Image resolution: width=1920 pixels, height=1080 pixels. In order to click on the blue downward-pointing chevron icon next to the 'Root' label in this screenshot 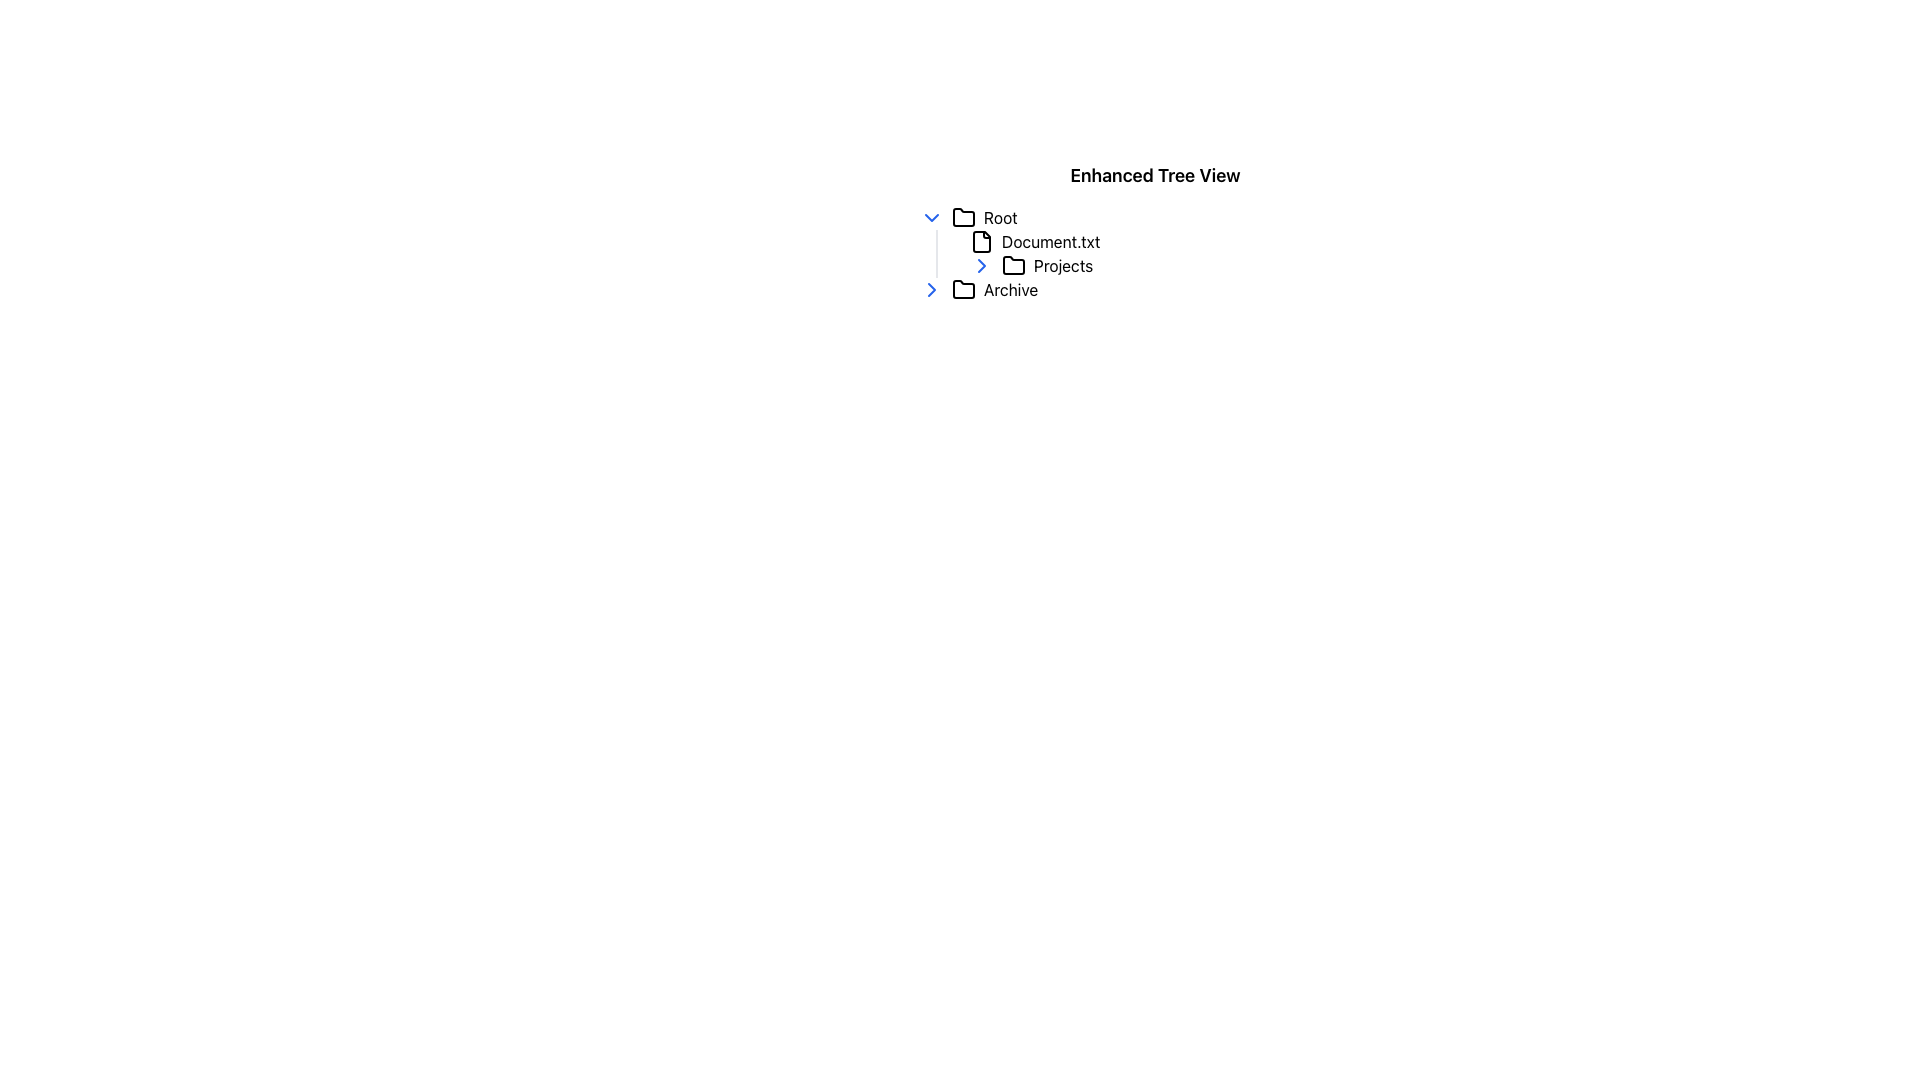, I will do `click(930, 218)`.